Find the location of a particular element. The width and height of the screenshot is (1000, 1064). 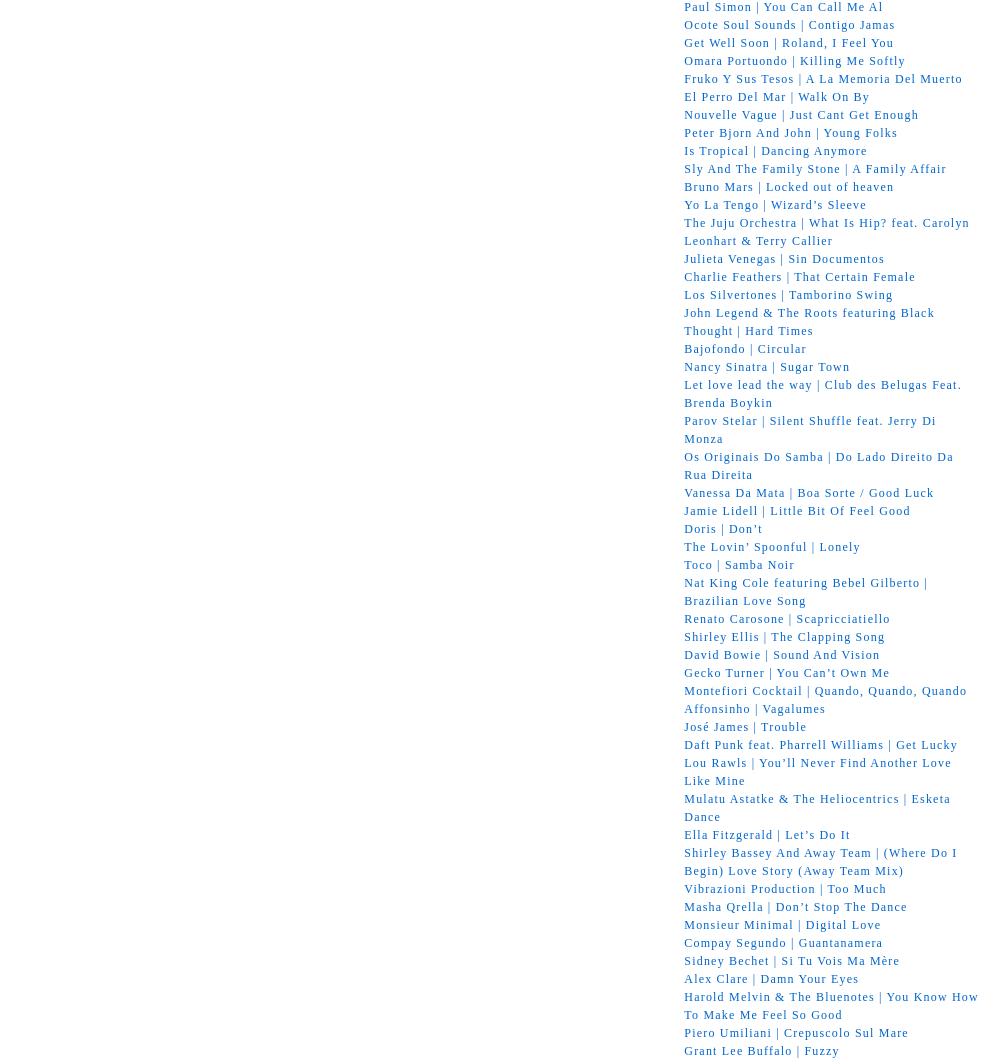

'El Perro Del Mar | Walk On By' is located at coordinates (776, 95).